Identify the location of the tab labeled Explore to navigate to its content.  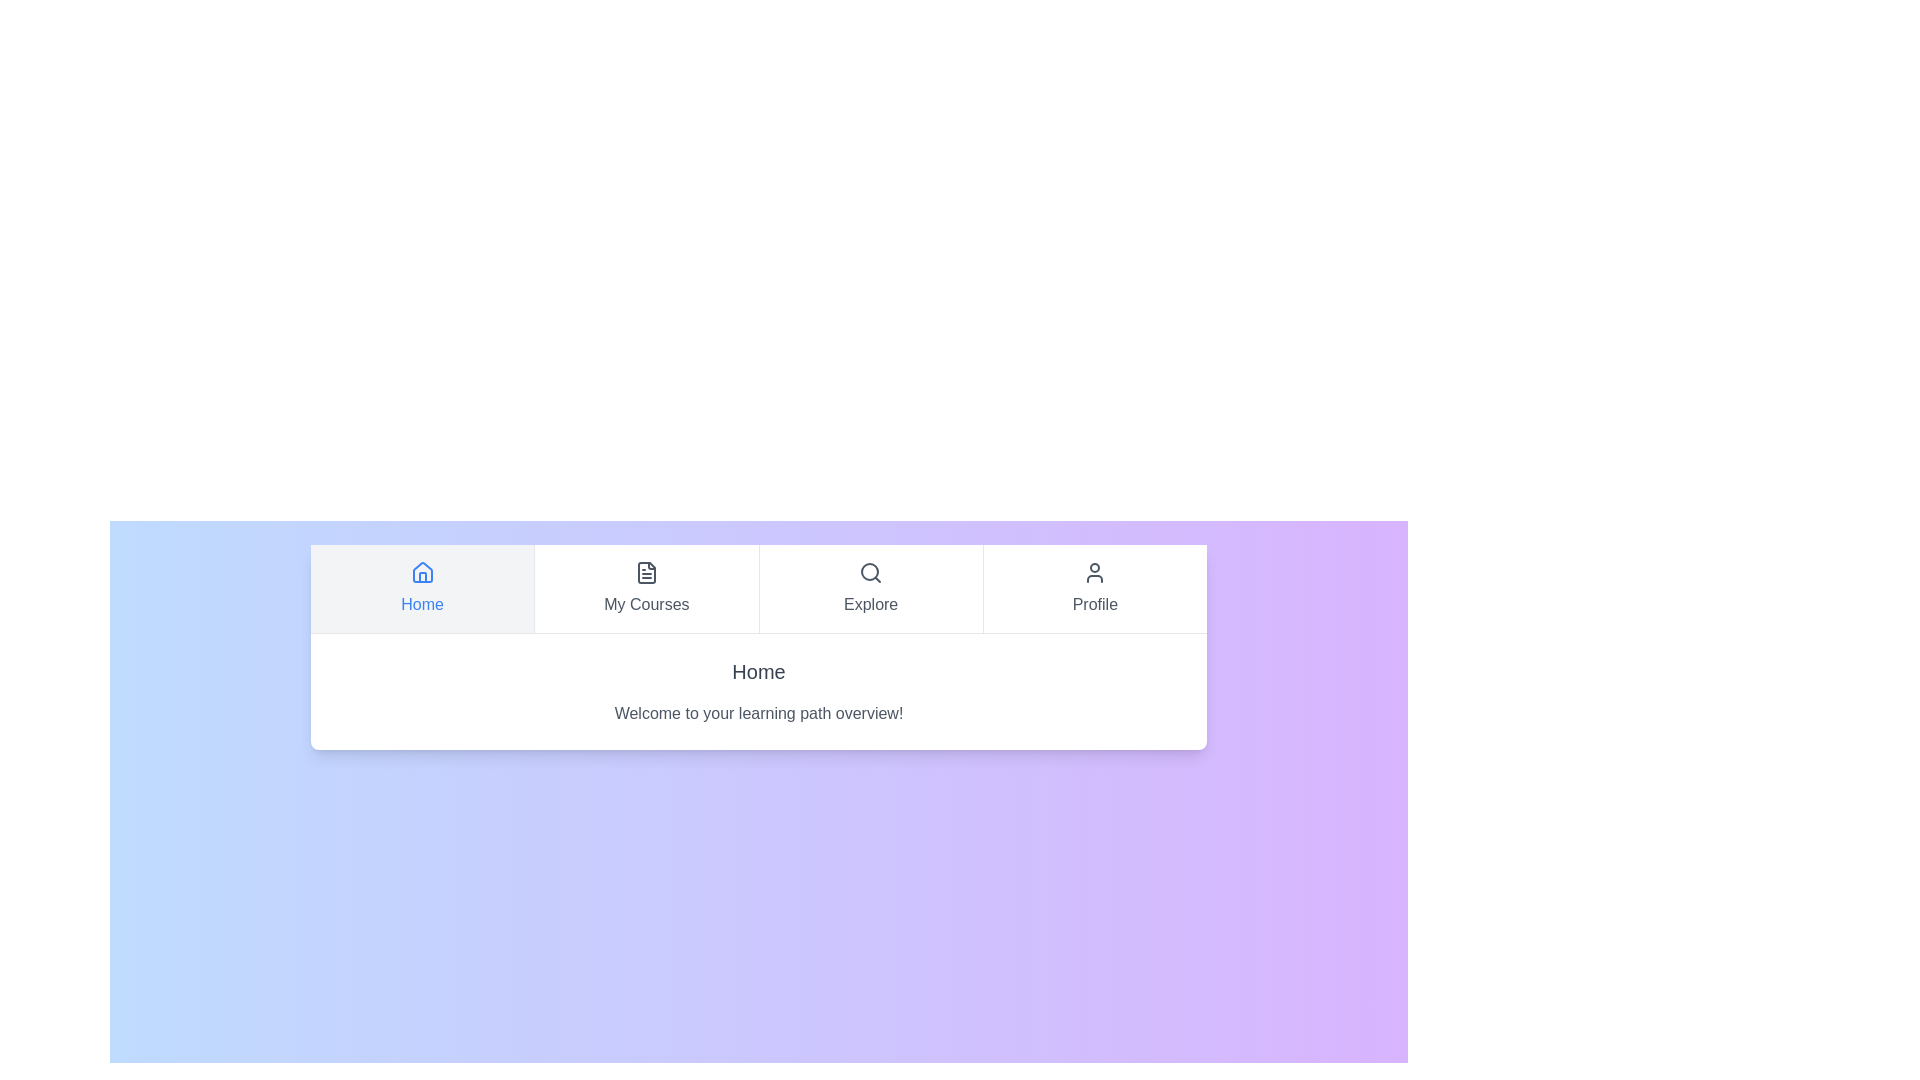
(870, 588).